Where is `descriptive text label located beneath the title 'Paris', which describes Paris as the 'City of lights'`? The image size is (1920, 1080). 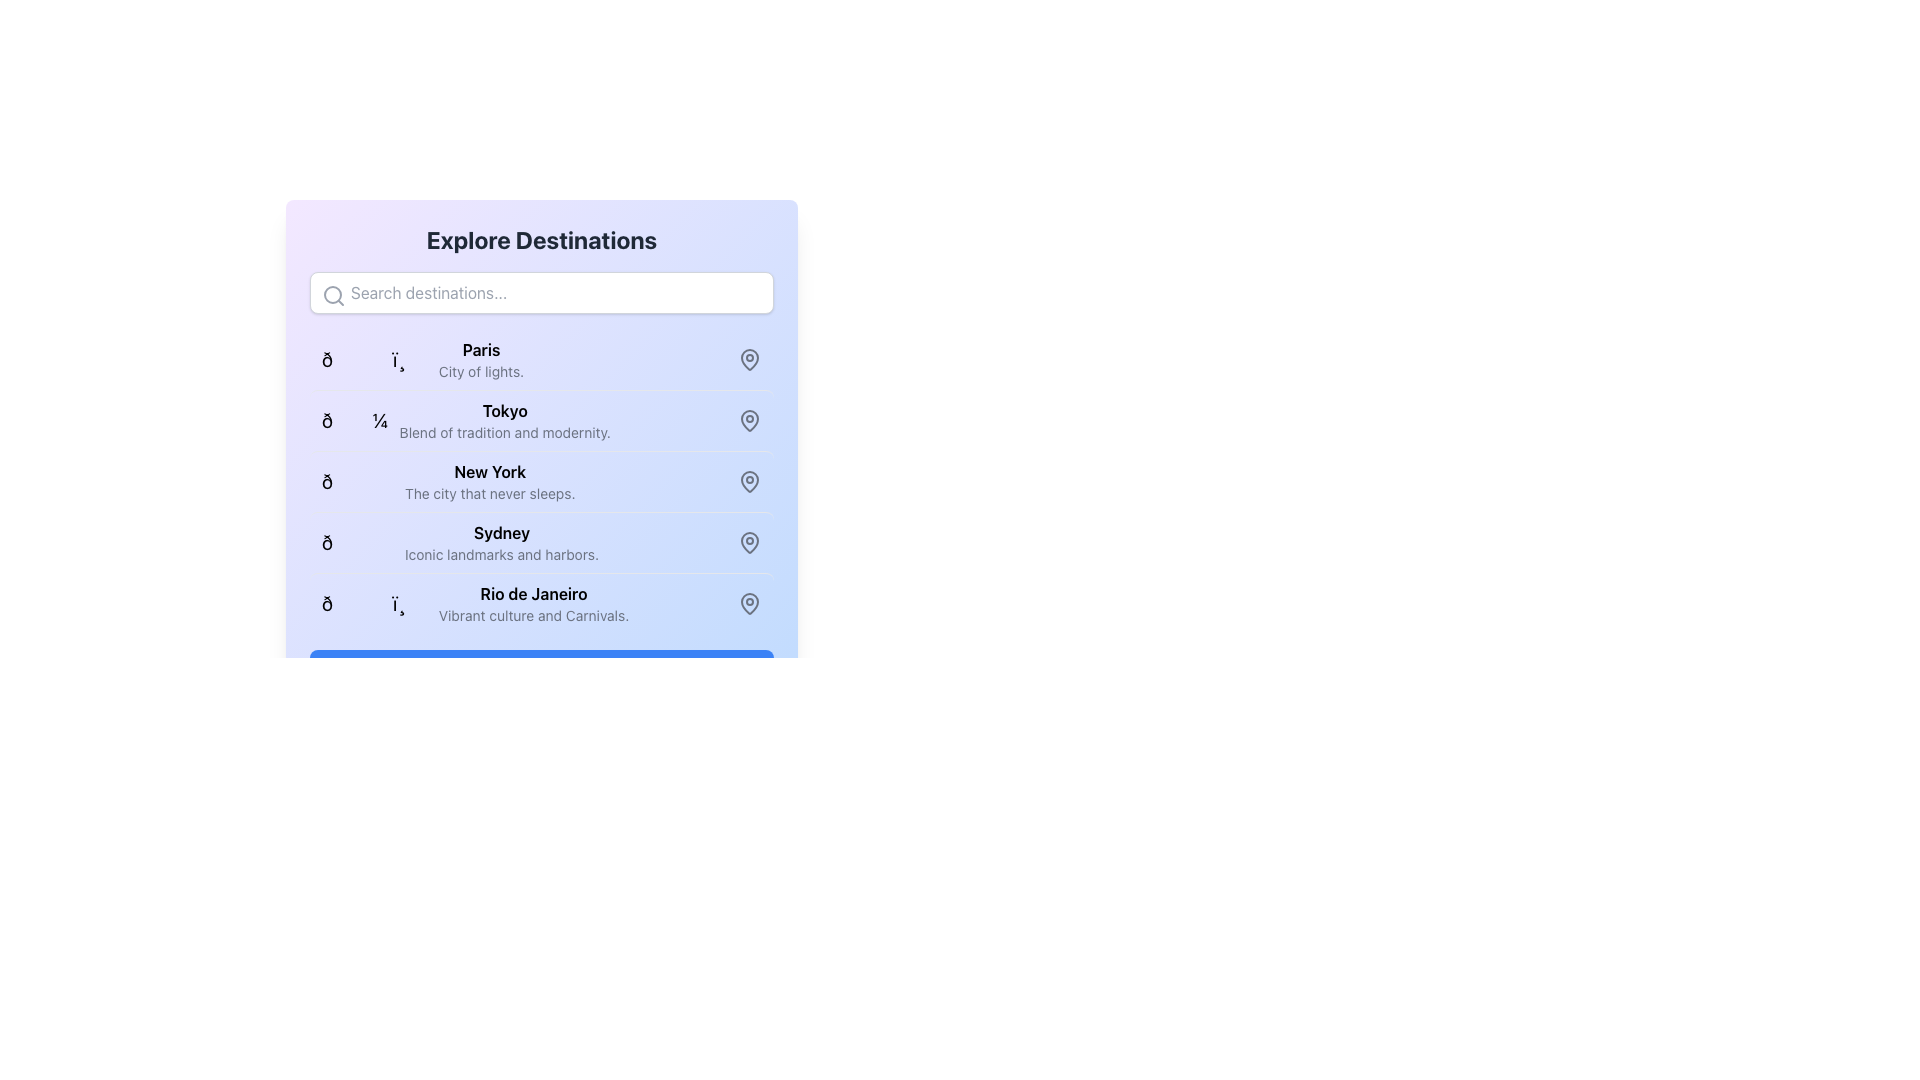 descriptive text label located beneath the title 'Paris', which describes Paris as the 'City of lights' is located at coordinates (481, 371).